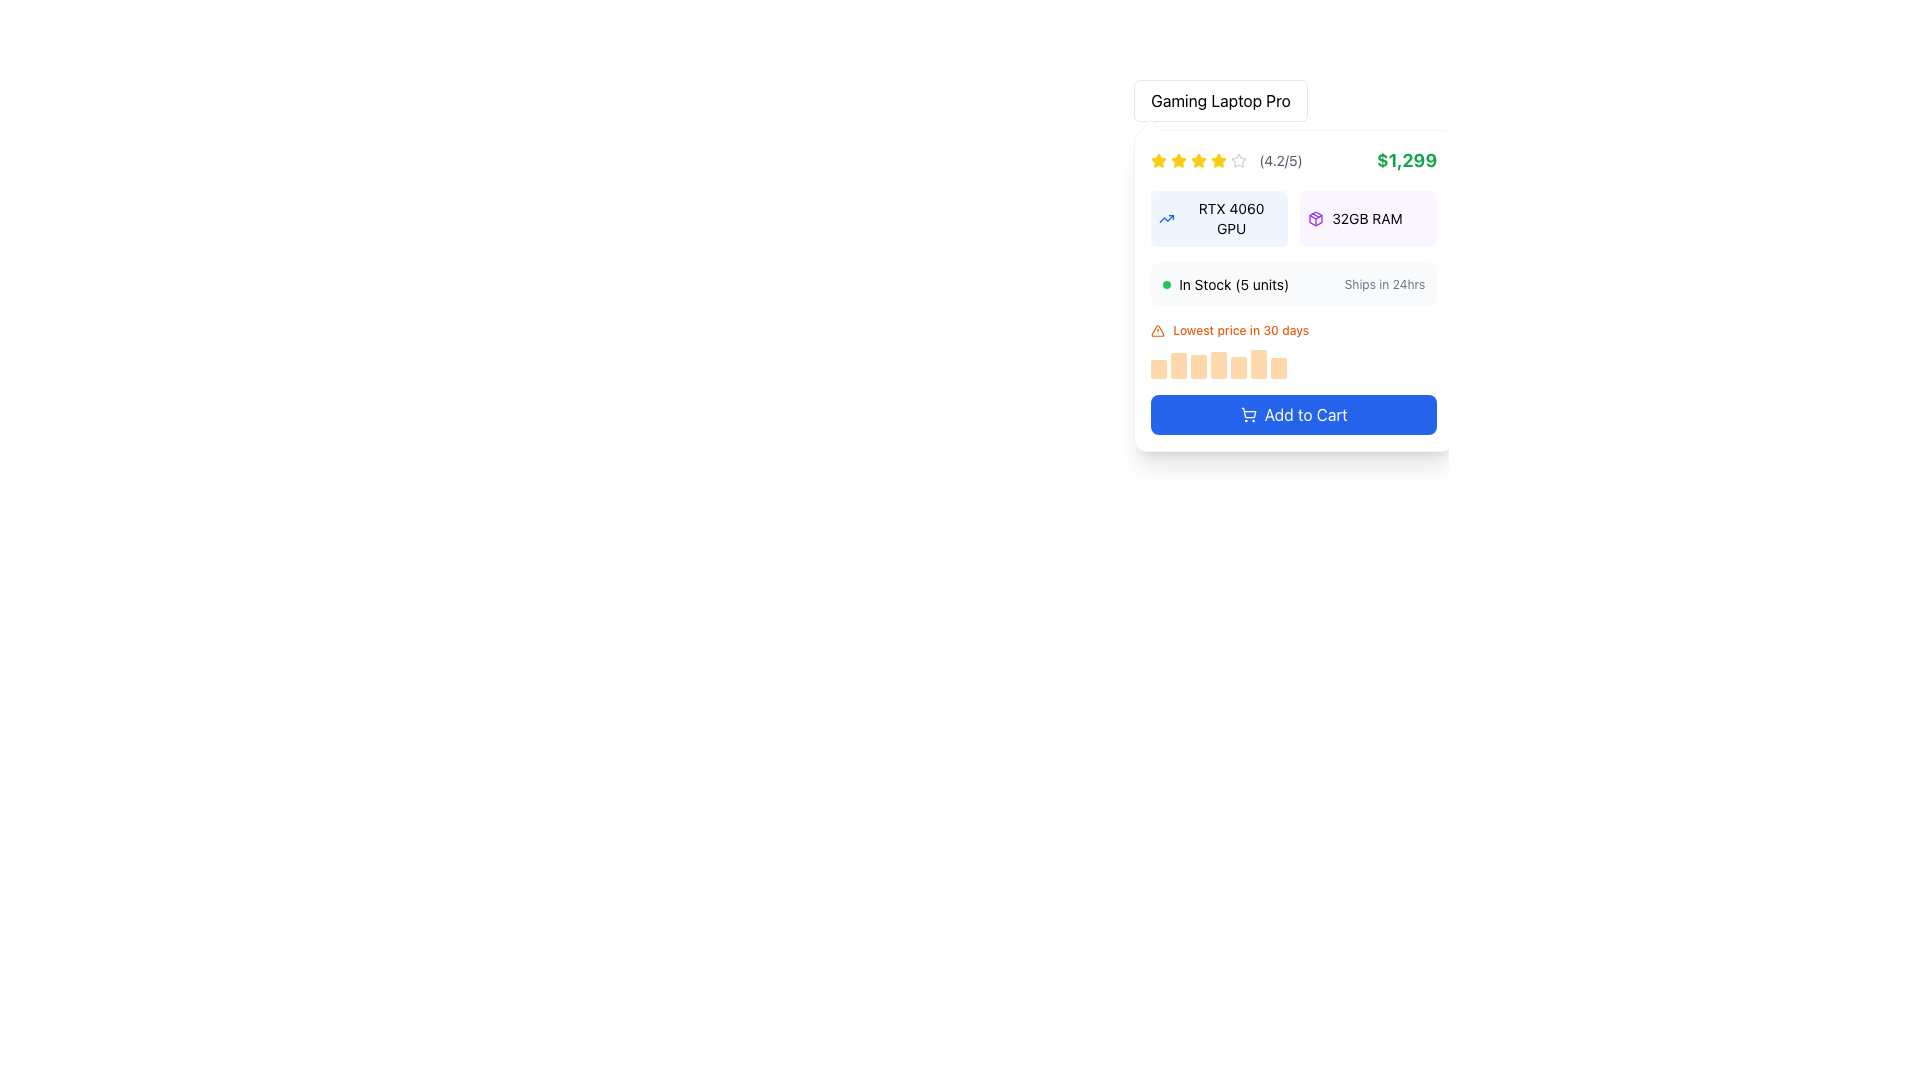  I want to click on the text label displaying the rating '(4.2/5)' which is positioned next to the star icons in the product information section, so click(1281, 160).